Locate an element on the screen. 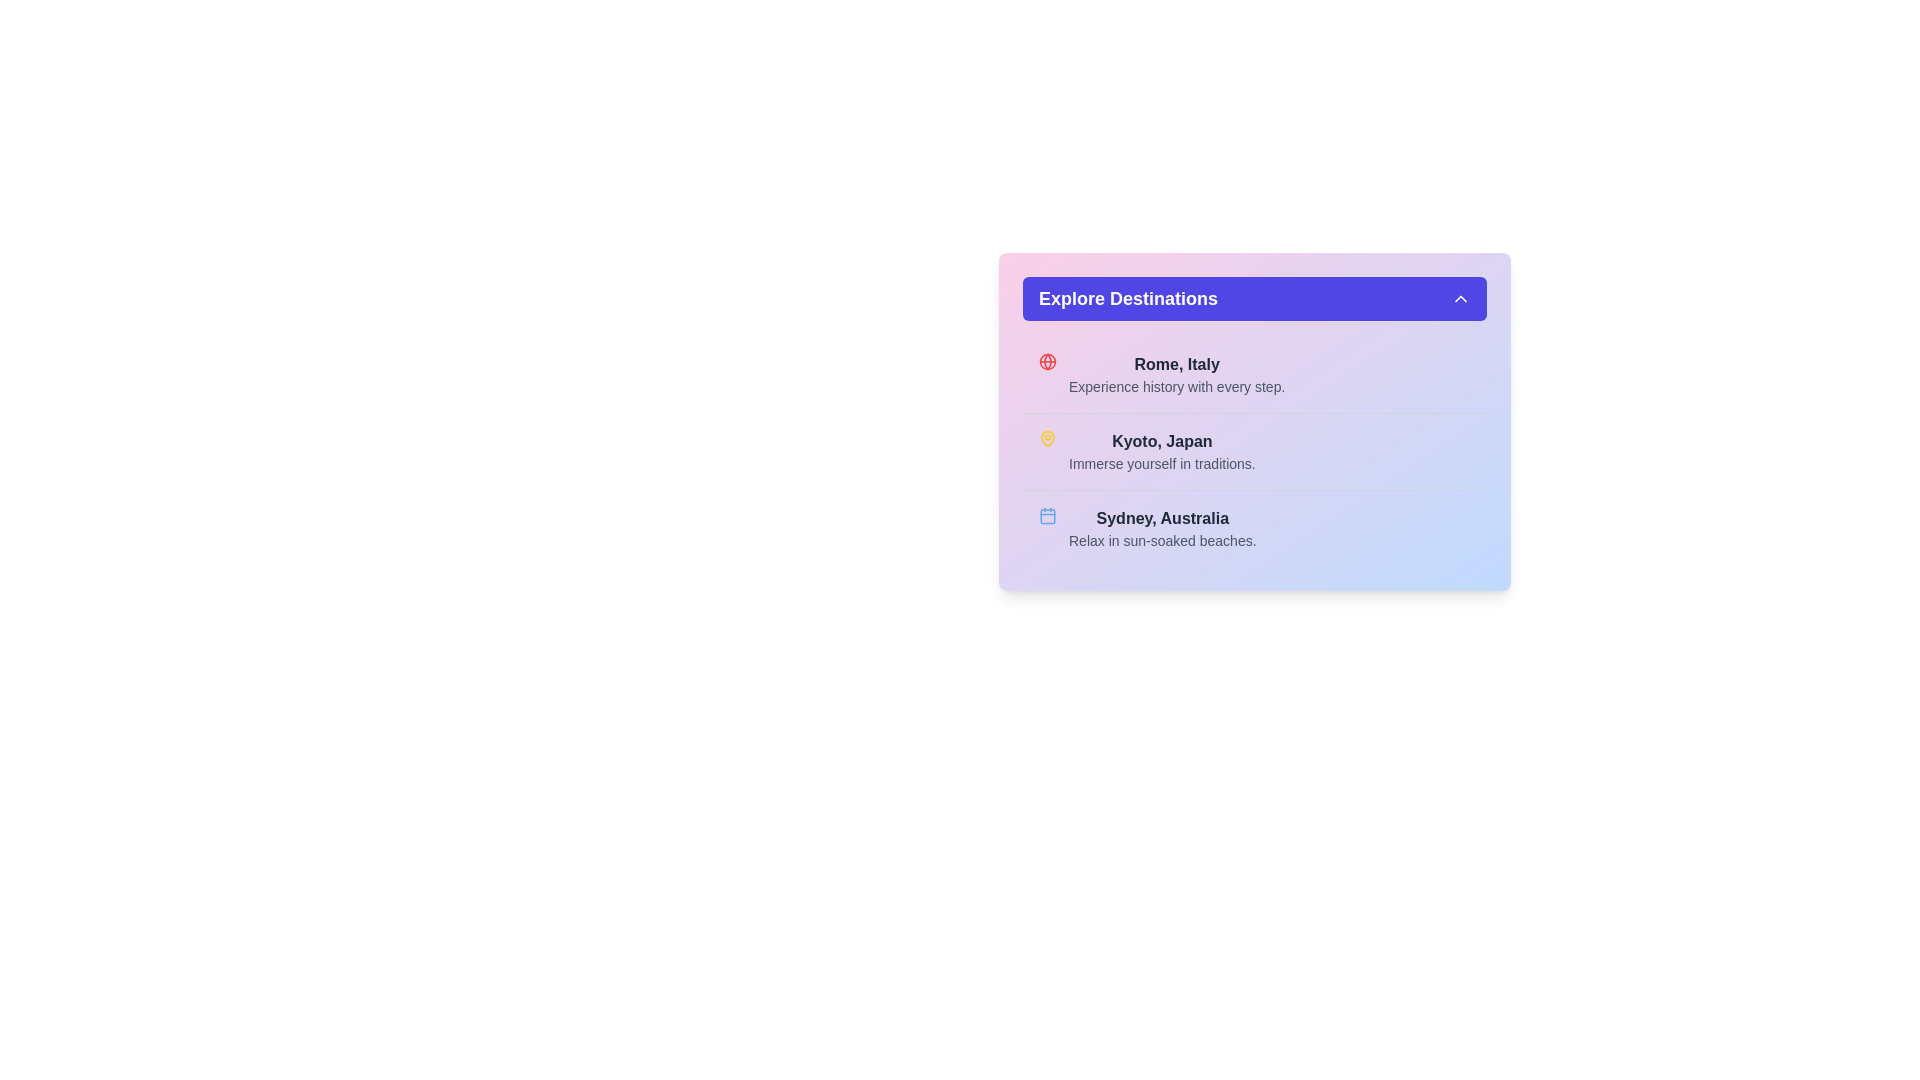  the 'Sydney, Australia' text label, which is styled in bold, dark-gray font and serves as a primary heading in a categorized list is located at coordinates (1162, 518).